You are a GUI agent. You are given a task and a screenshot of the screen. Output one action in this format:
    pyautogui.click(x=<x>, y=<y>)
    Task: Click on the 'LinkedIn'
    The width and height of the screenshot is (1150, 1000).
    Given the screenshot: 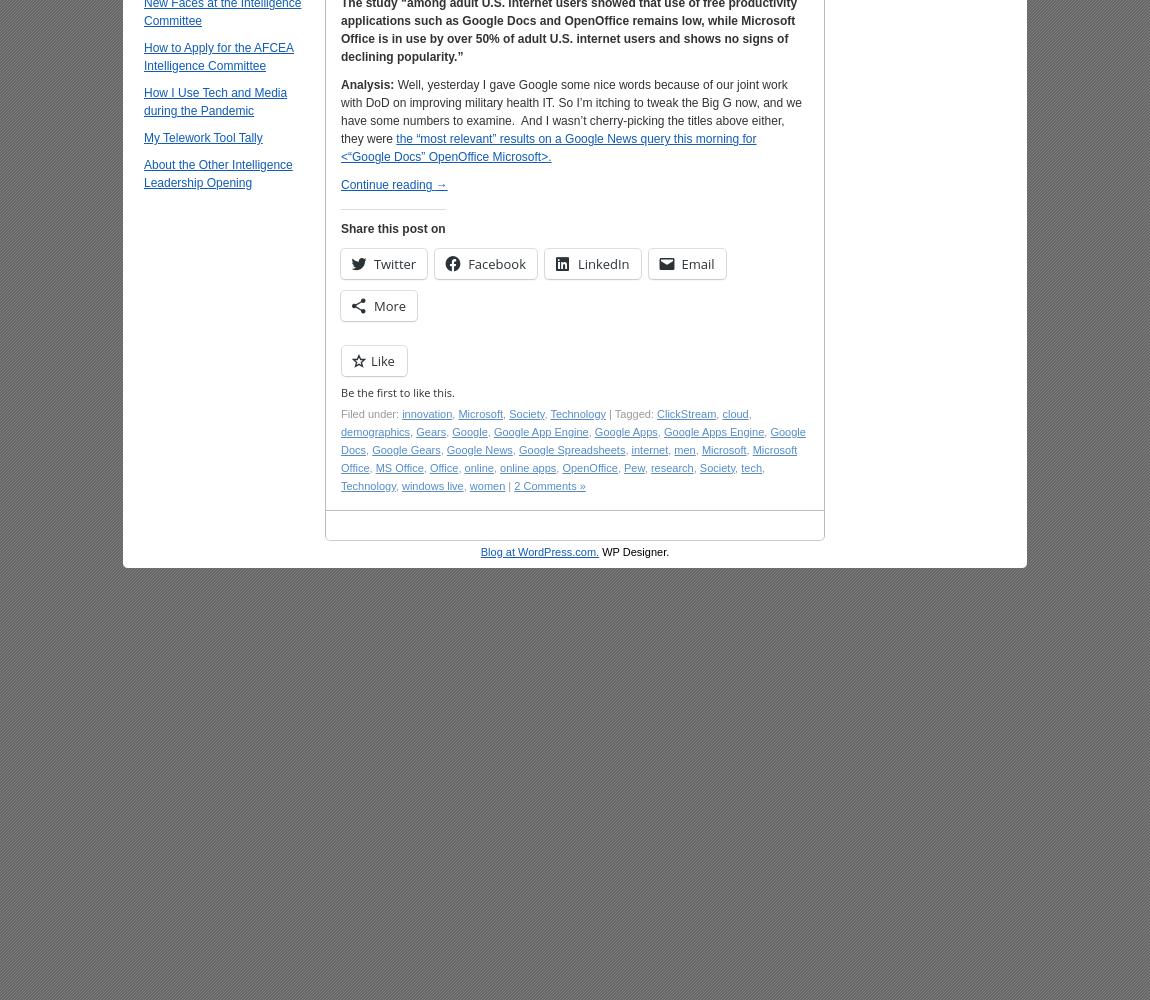 What is the action you would take?
    pyautogui.click(x=576, y=263)
    